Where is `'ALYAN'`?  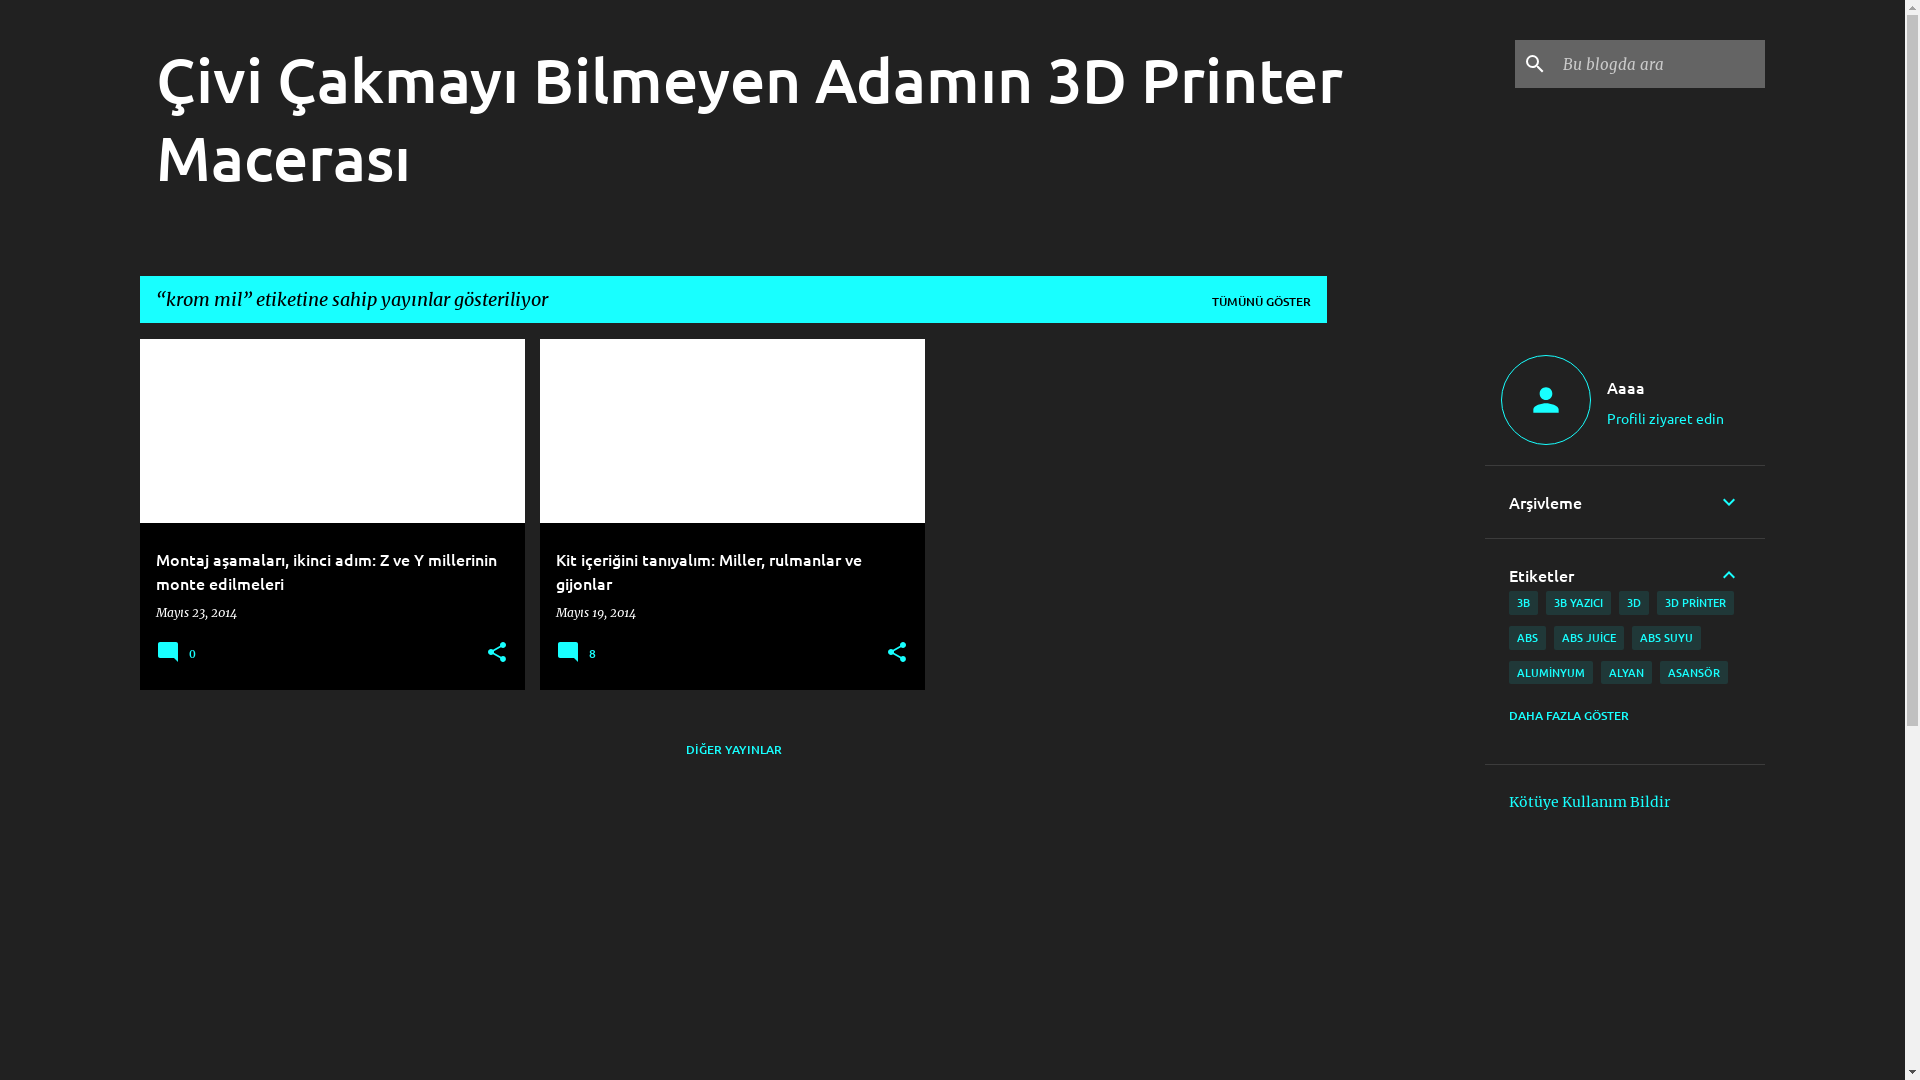
'ALYAN' is located at coordinates (1626, 671).